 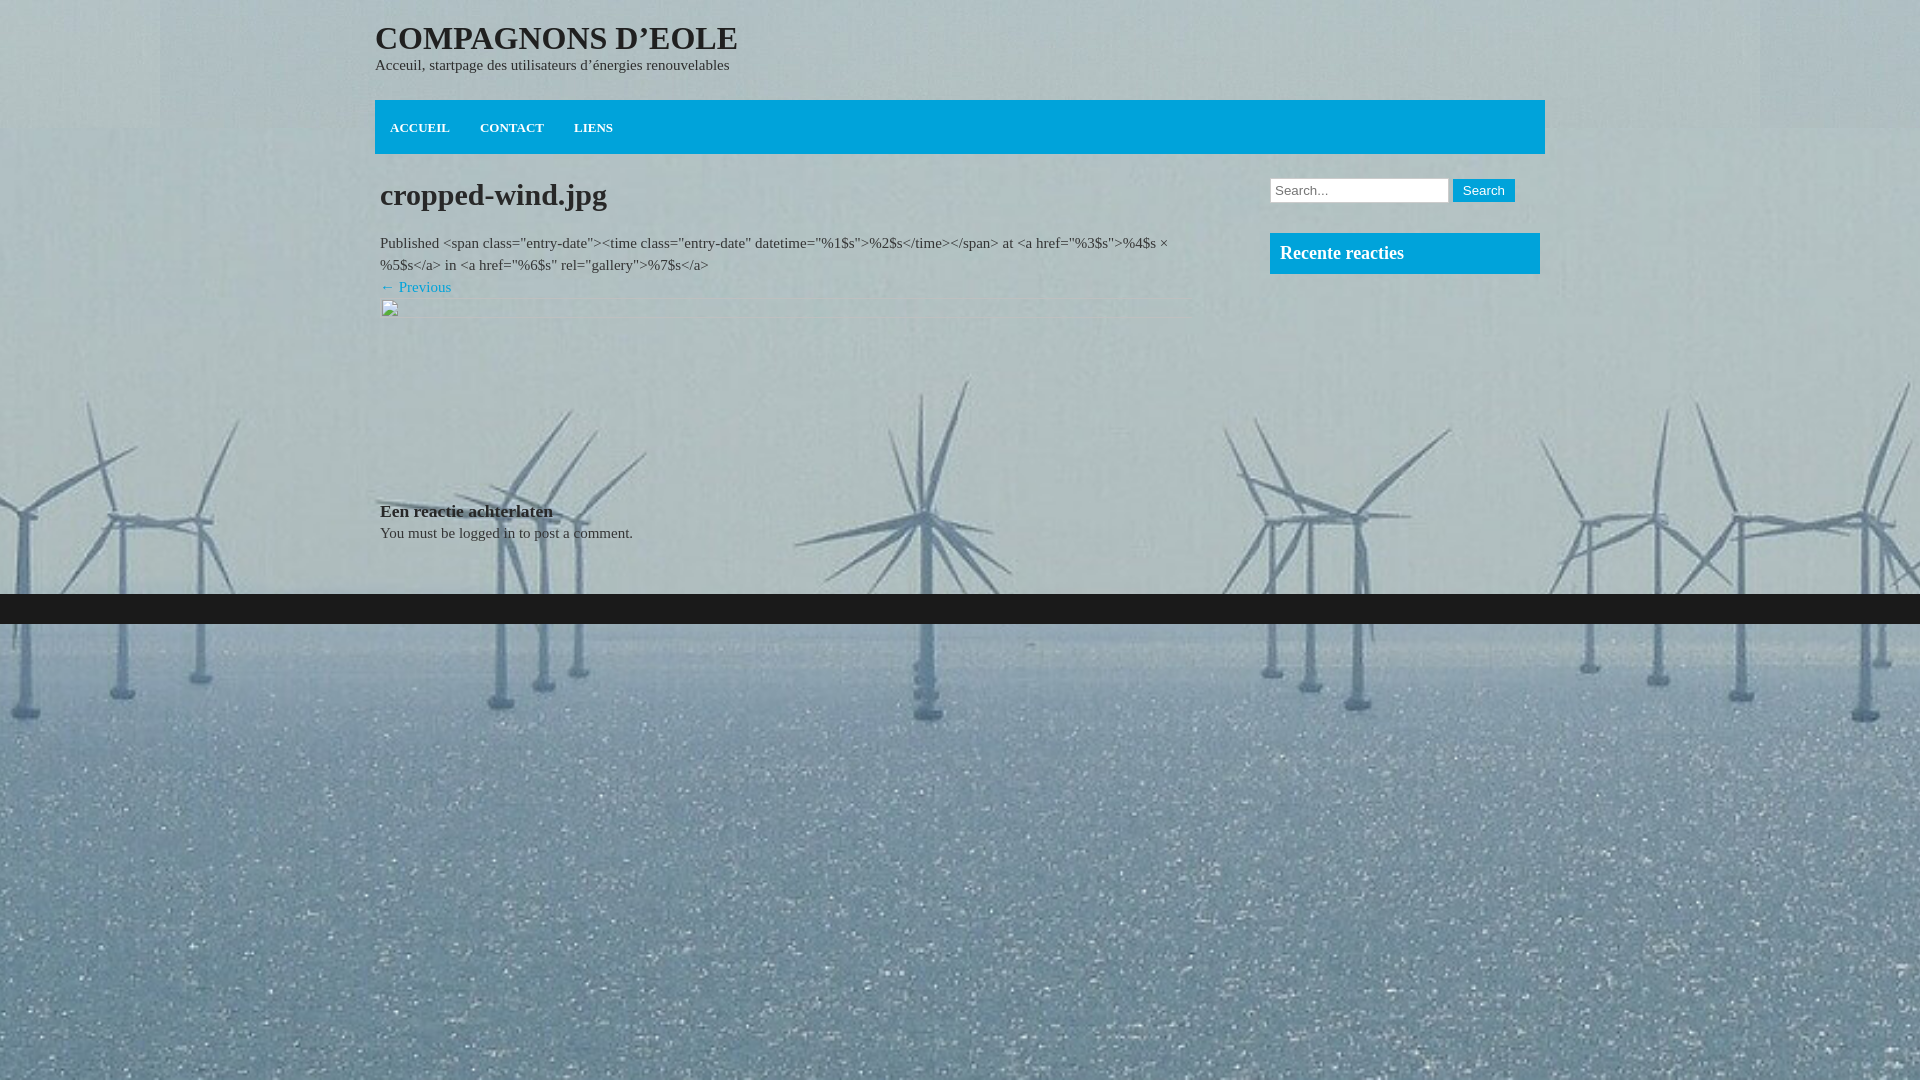 What do you see at coordinates (512, 127) in the screenshot?
I see `'CONTACT'` at bounding box center [512, 127].